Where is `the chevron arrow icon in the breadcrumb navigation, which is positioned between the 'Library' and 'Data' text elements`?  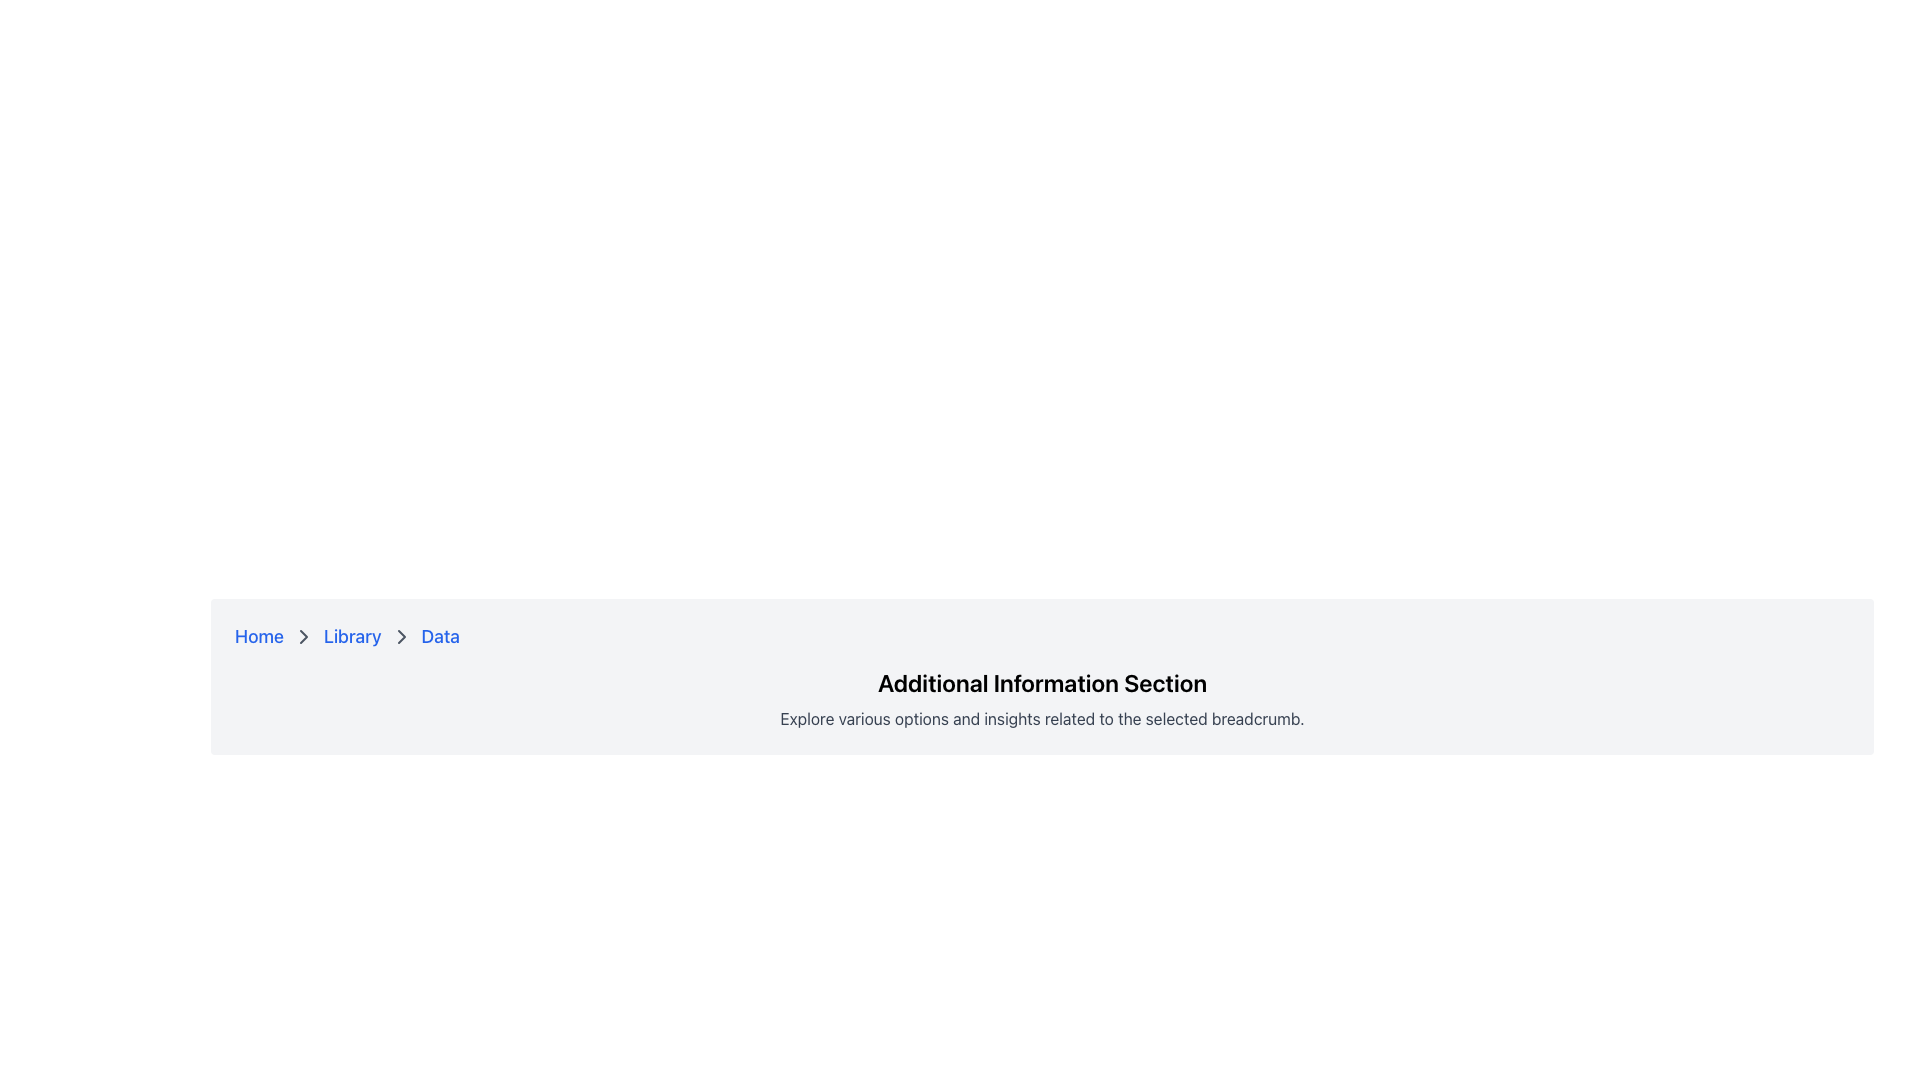 the chevron arrow icon in the breadcrumb navigation, which is positioned between the 'Library' and 'Data' text elements is located at coordinates (400, 636).